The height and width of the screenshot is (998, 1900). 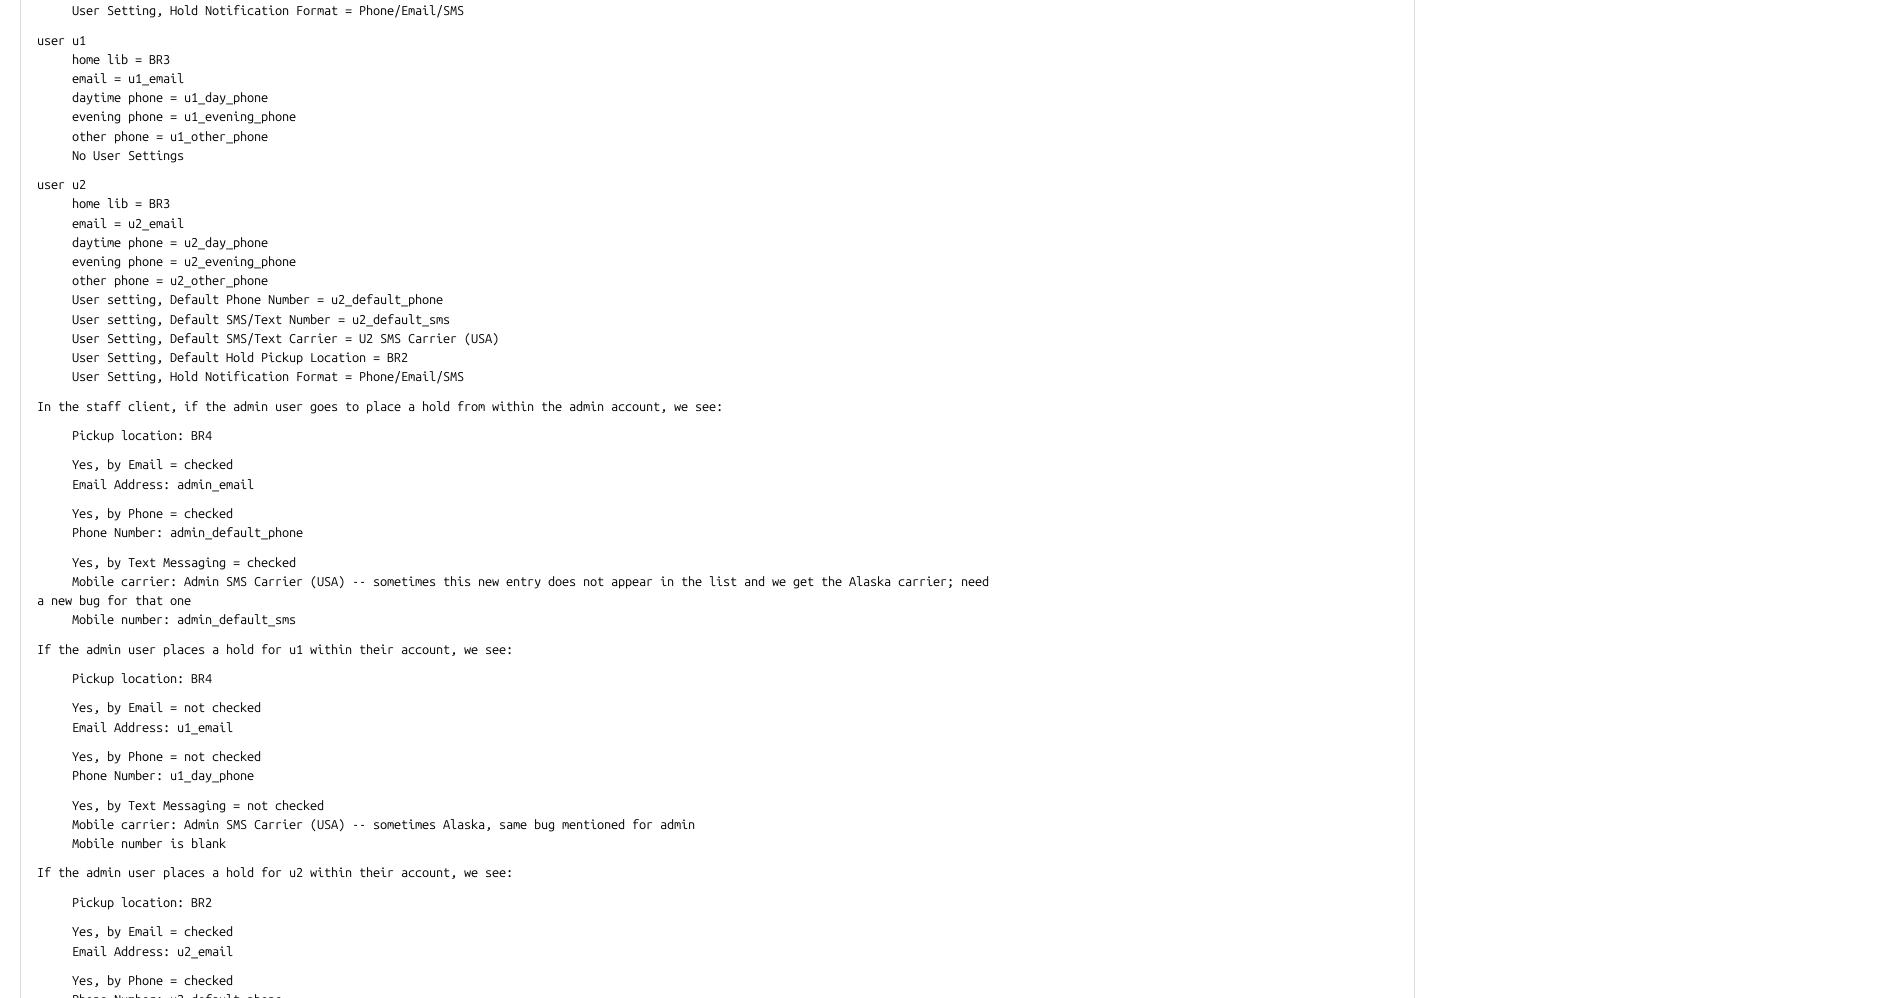 What do you see at coordinates (110, 221) in the screenshot?
I see `'email = u2_email'` at bounding box center [110, 221].